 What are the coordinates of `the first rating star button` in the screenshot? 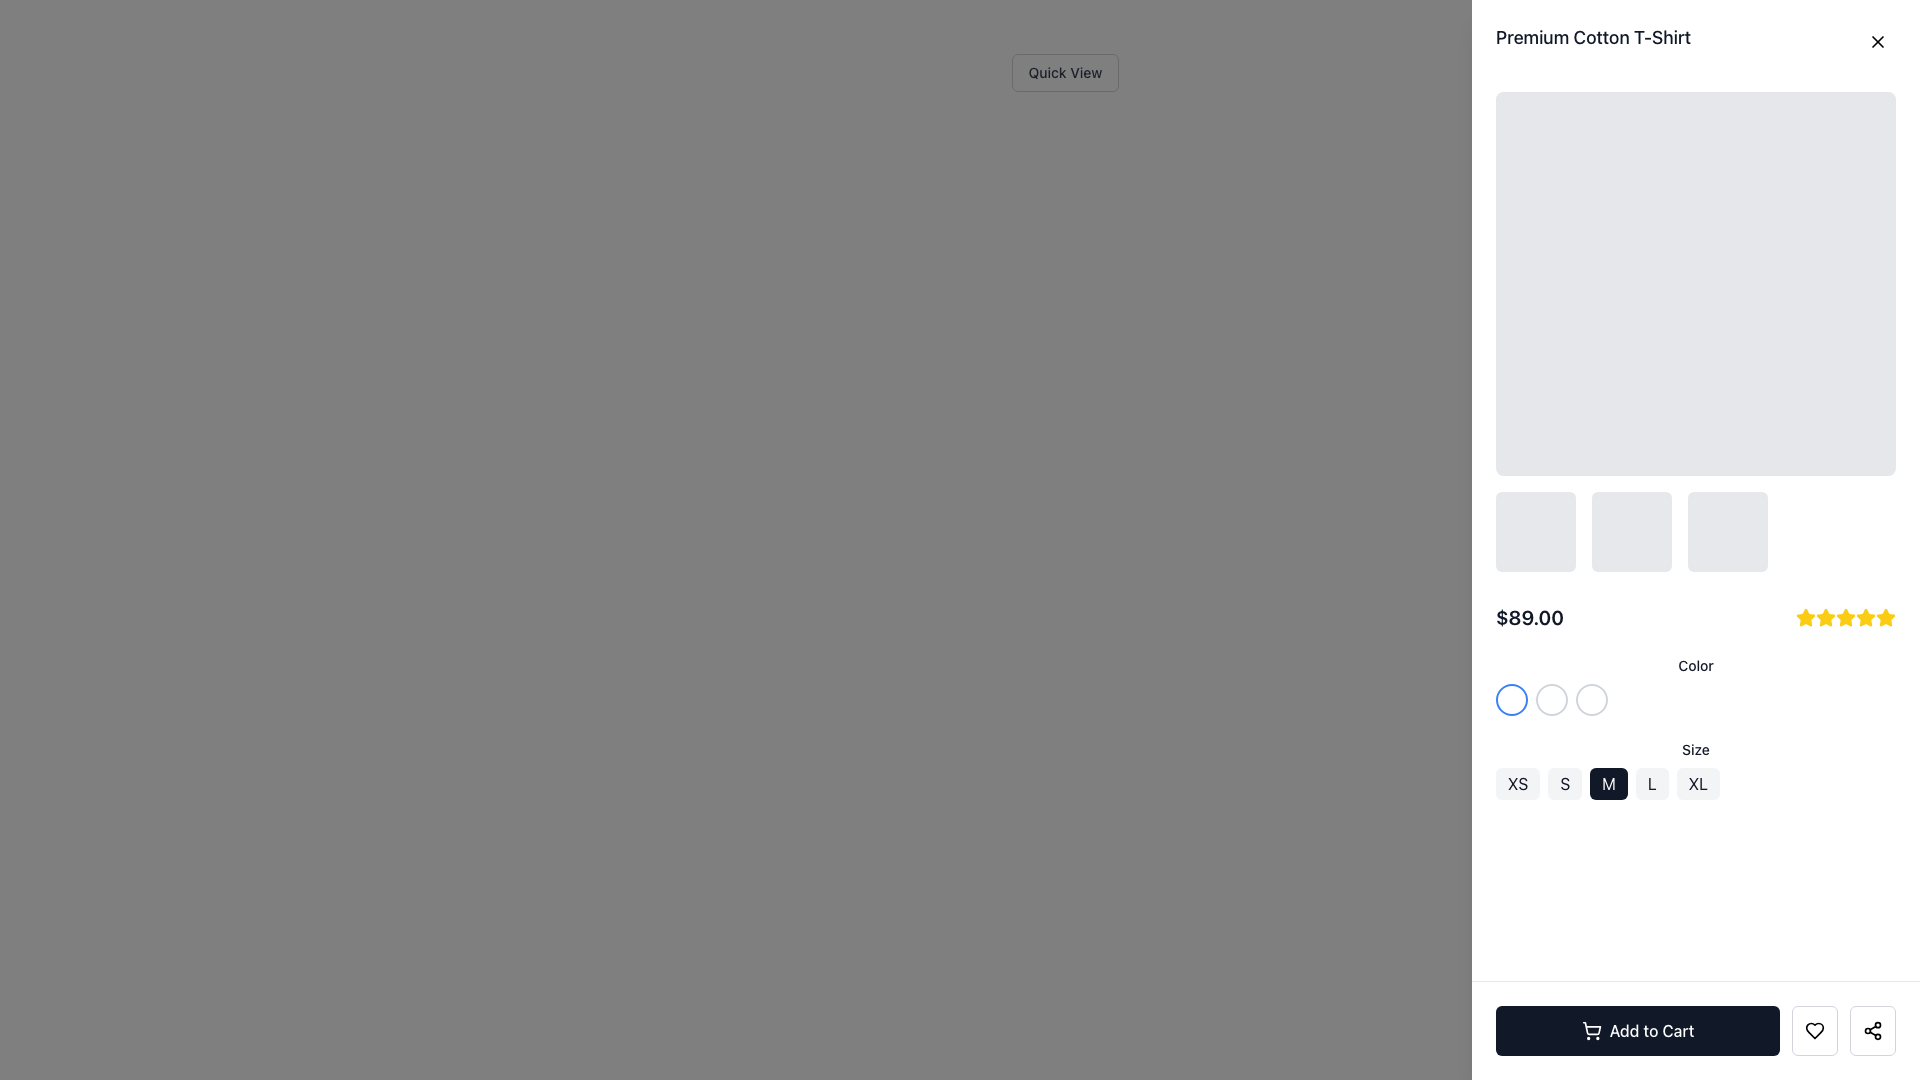 It's located at (1805, 616).